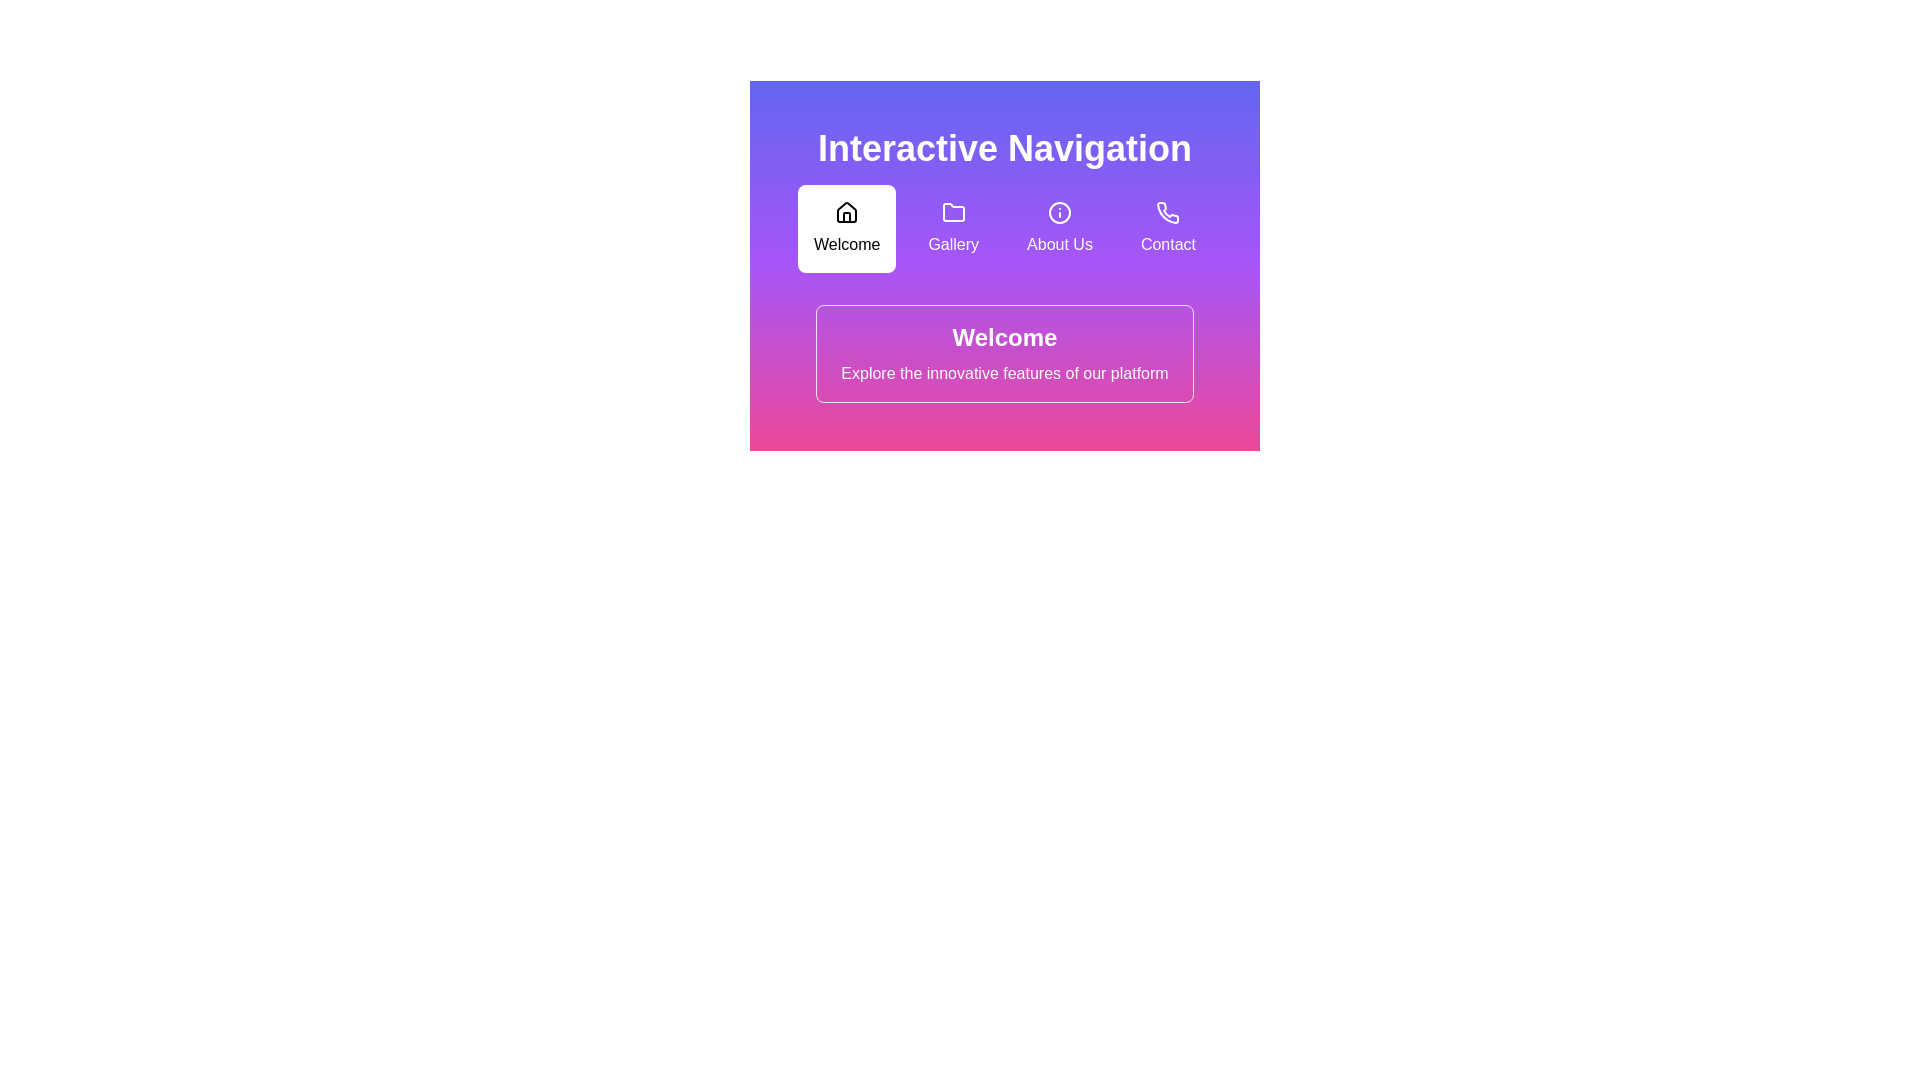 This screenshot has width=1920, height=1080. I want to click on the circular 'About Us' icon located above the text 'About Us' in the upper section of the interface, so click(1059, 212).